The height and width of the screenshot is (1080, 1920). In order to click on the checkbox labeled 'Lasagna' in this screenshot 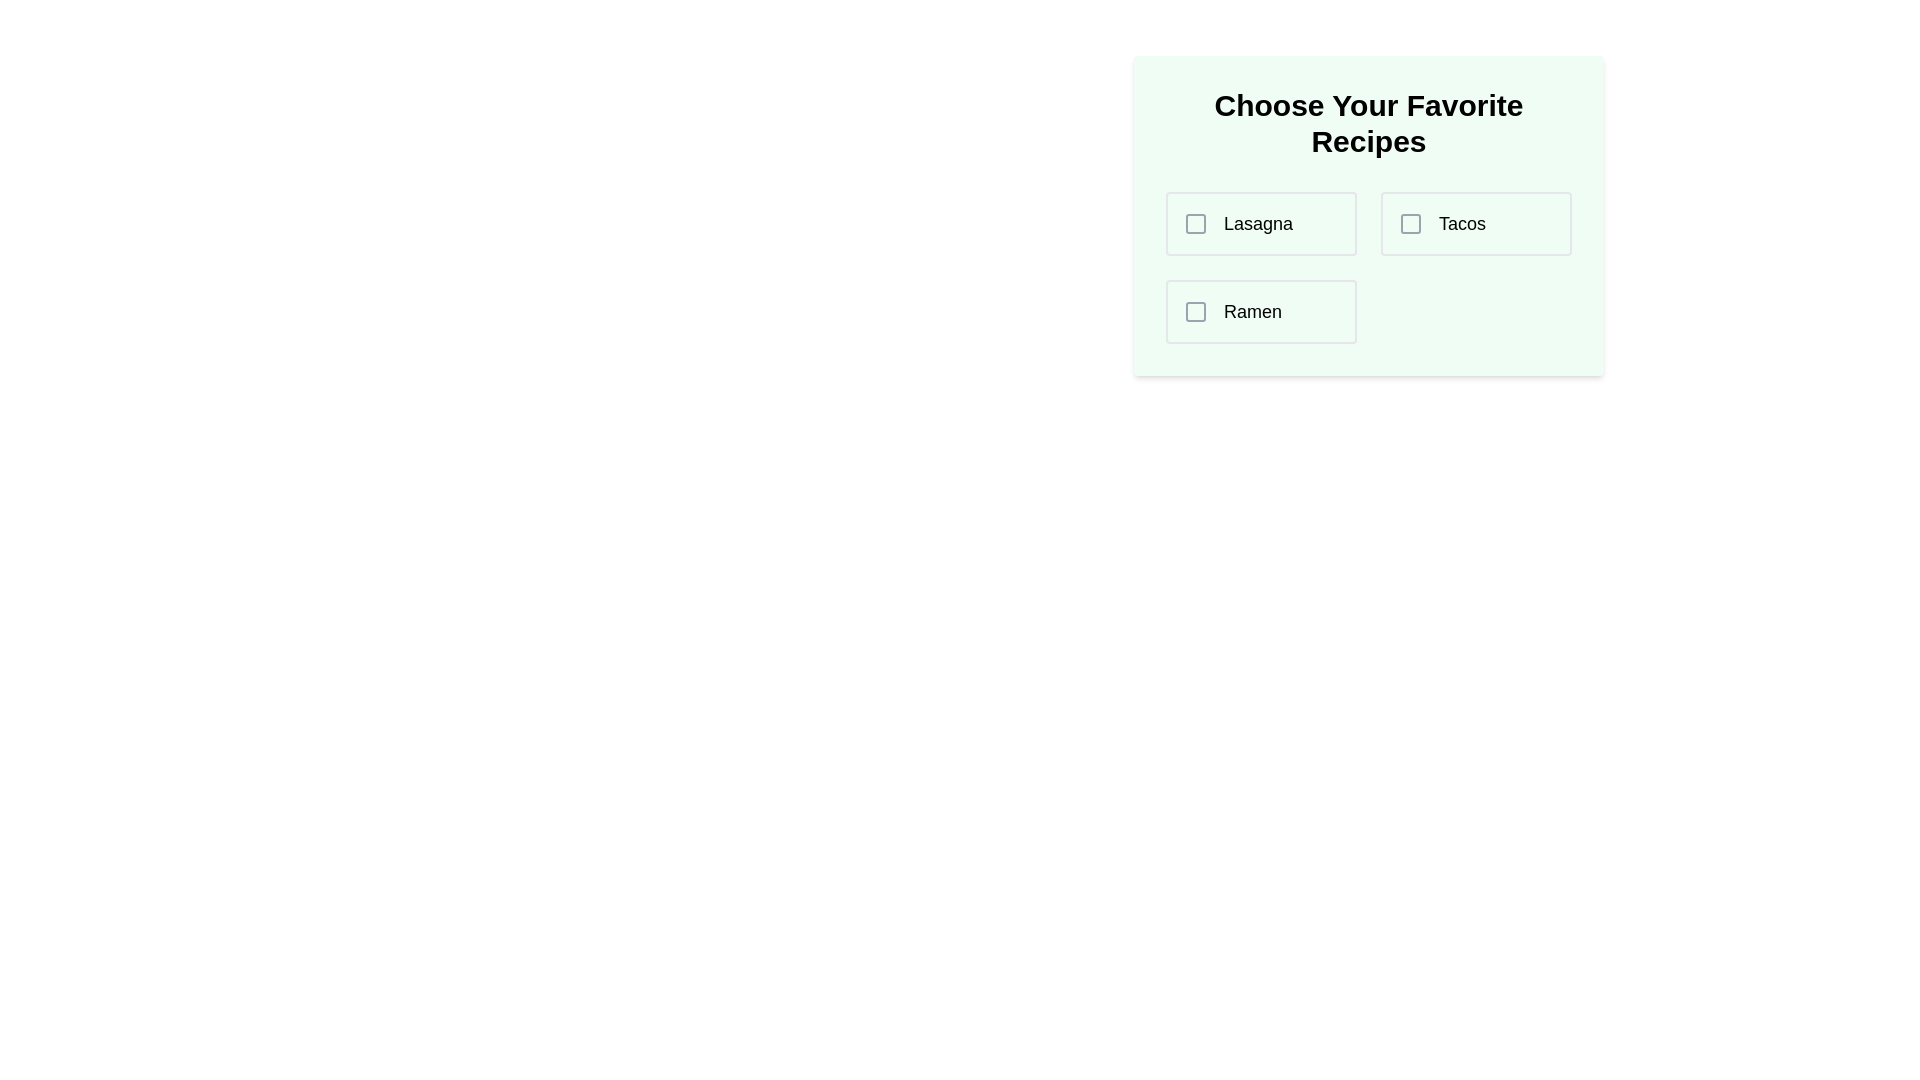, I will do `click(1195, 223)`.